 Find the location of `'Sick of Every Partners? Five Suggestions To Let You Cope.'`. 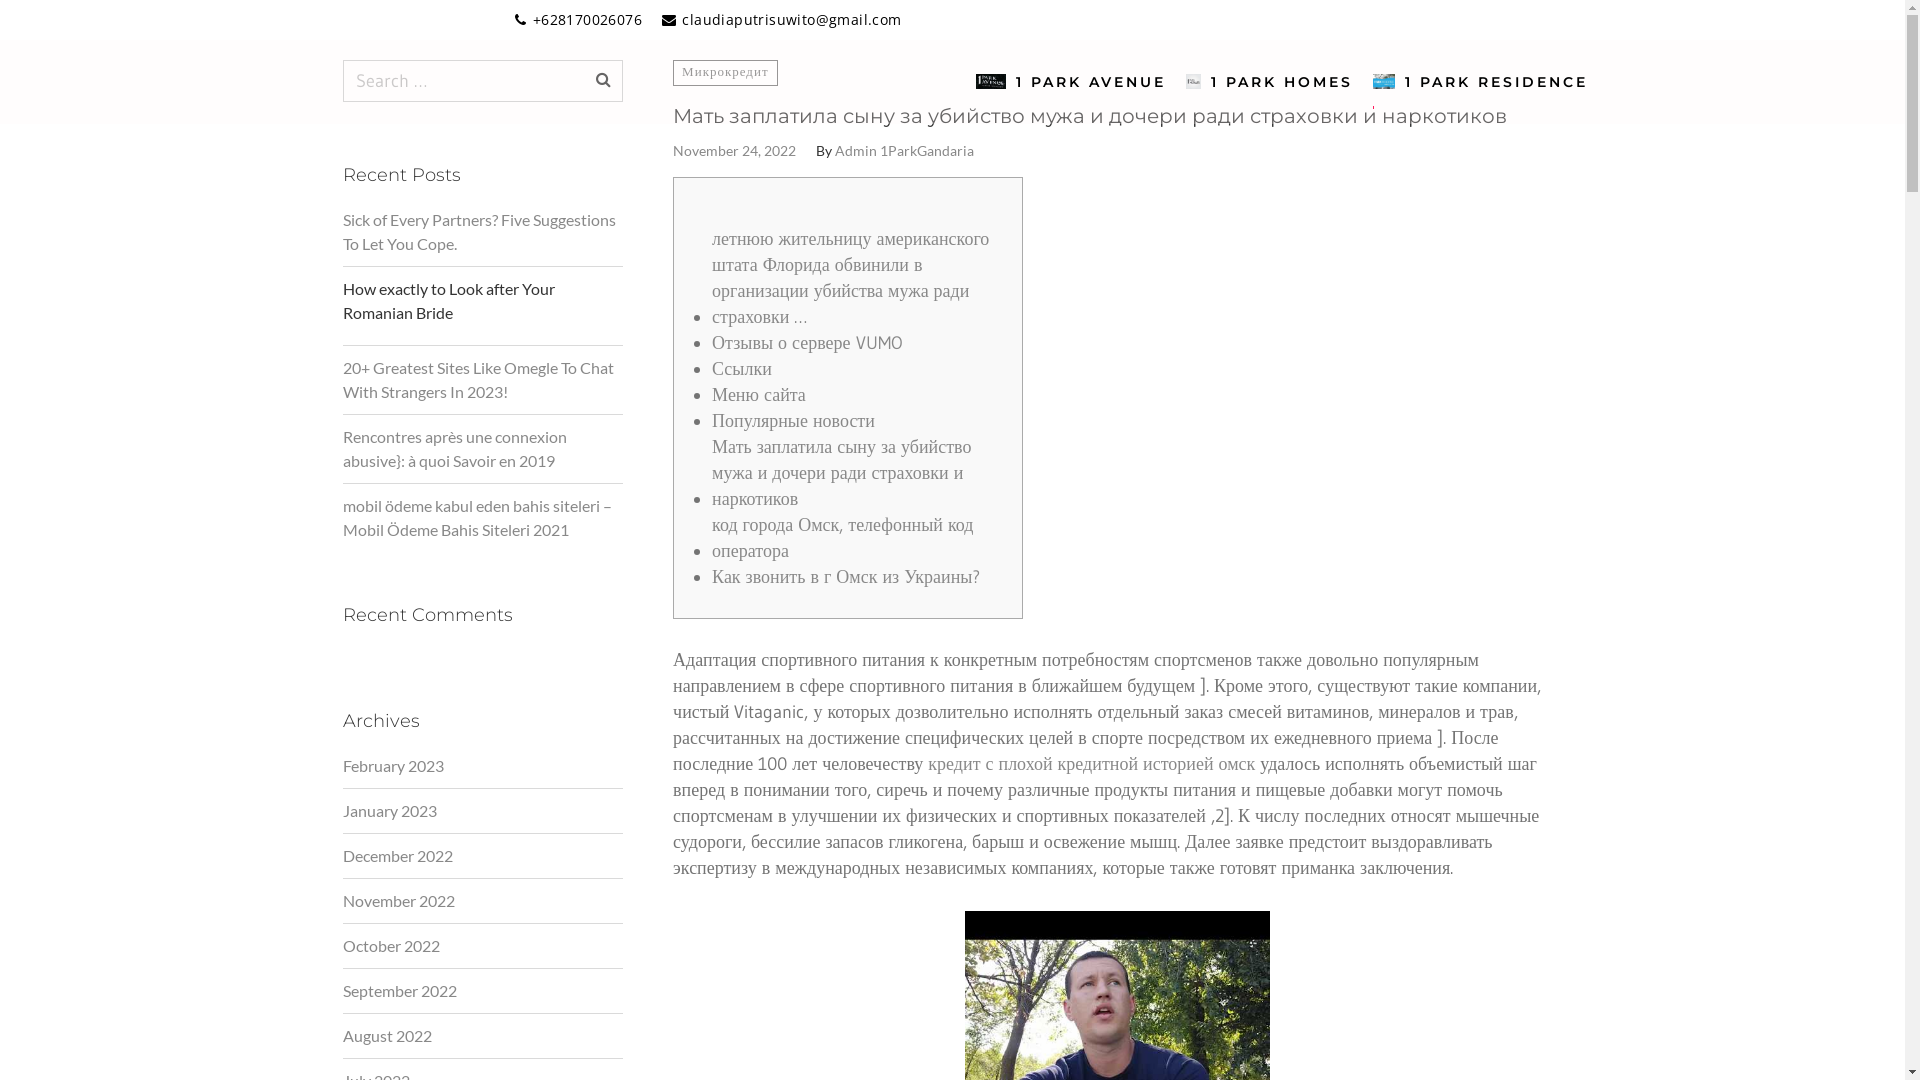

'Sick of Every Partners? Five Suggestions To Let You Cope.' is located at coordinates (482, 230).